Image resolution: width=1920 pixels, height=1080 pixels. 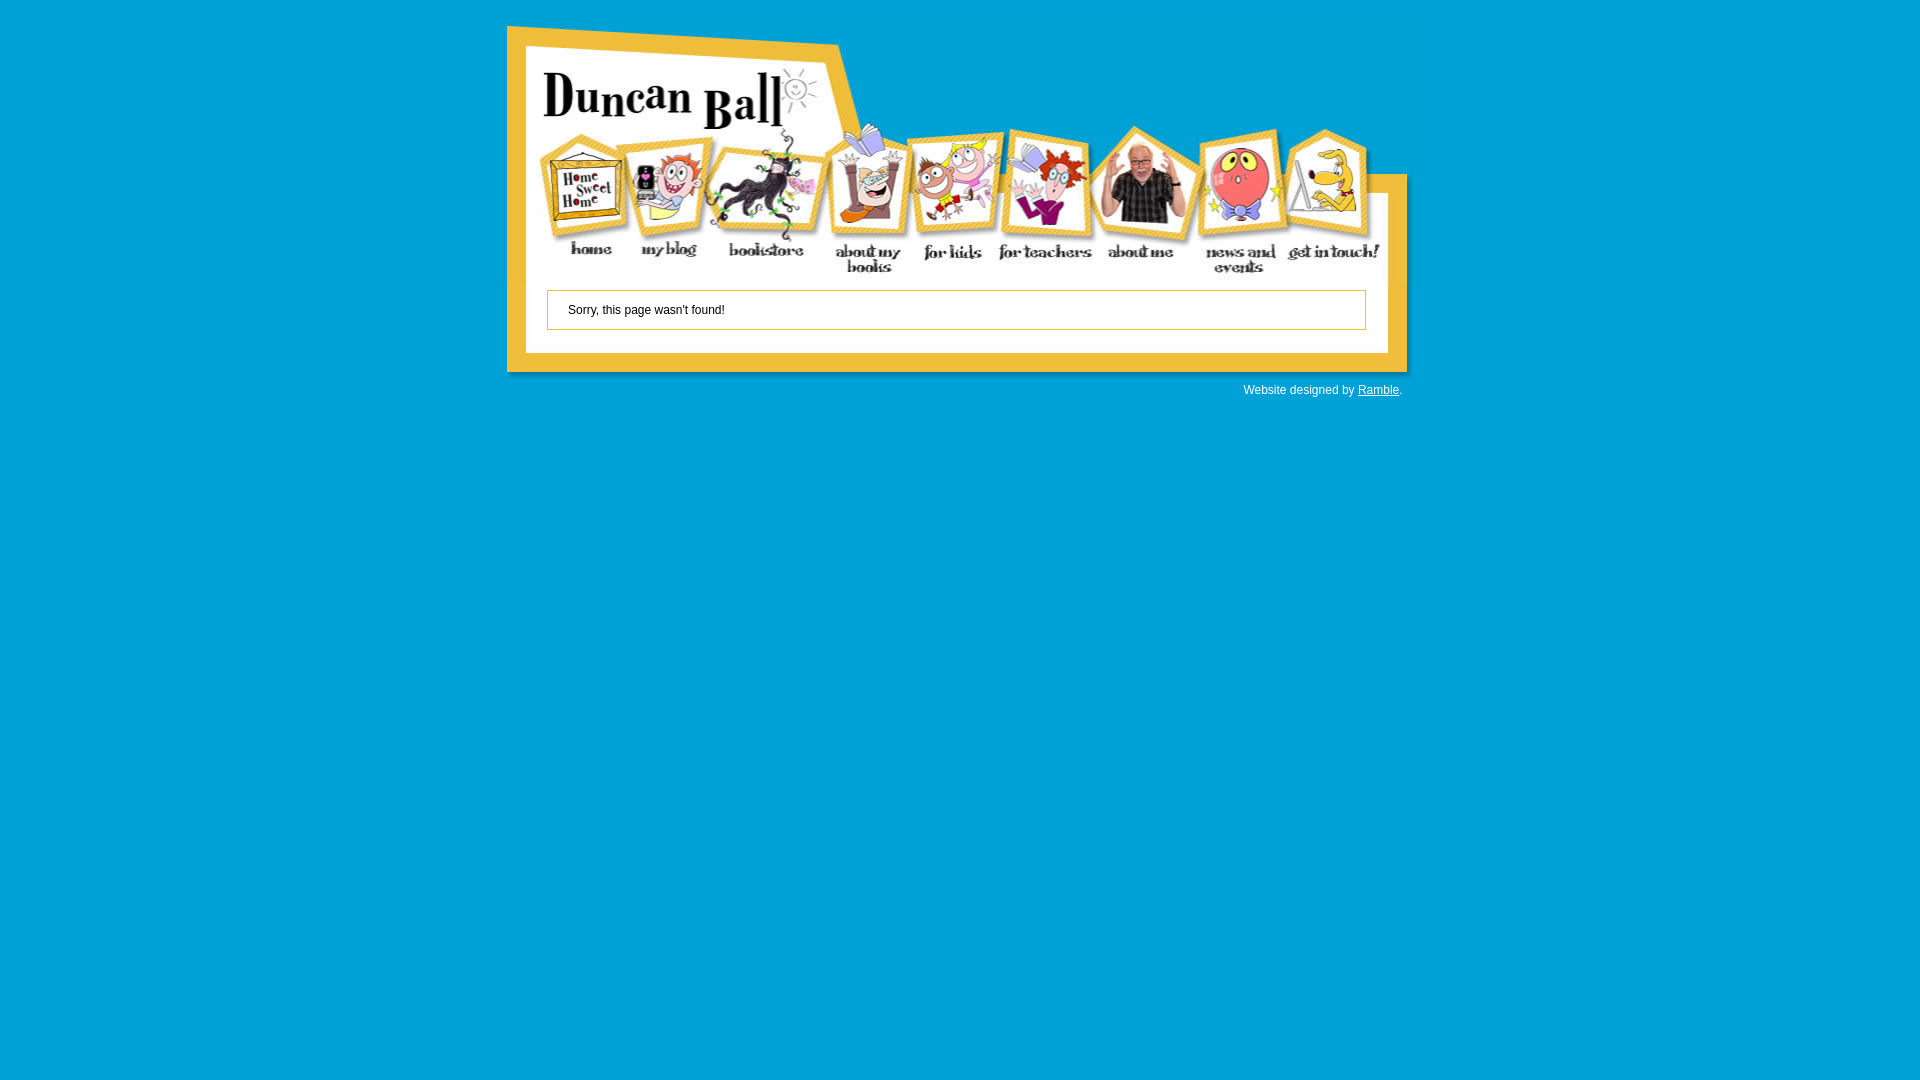 What do you see at coordinates (1377, 389) in the screenshot?
I see `'Ramble'` at bounding box center [1377, 389].